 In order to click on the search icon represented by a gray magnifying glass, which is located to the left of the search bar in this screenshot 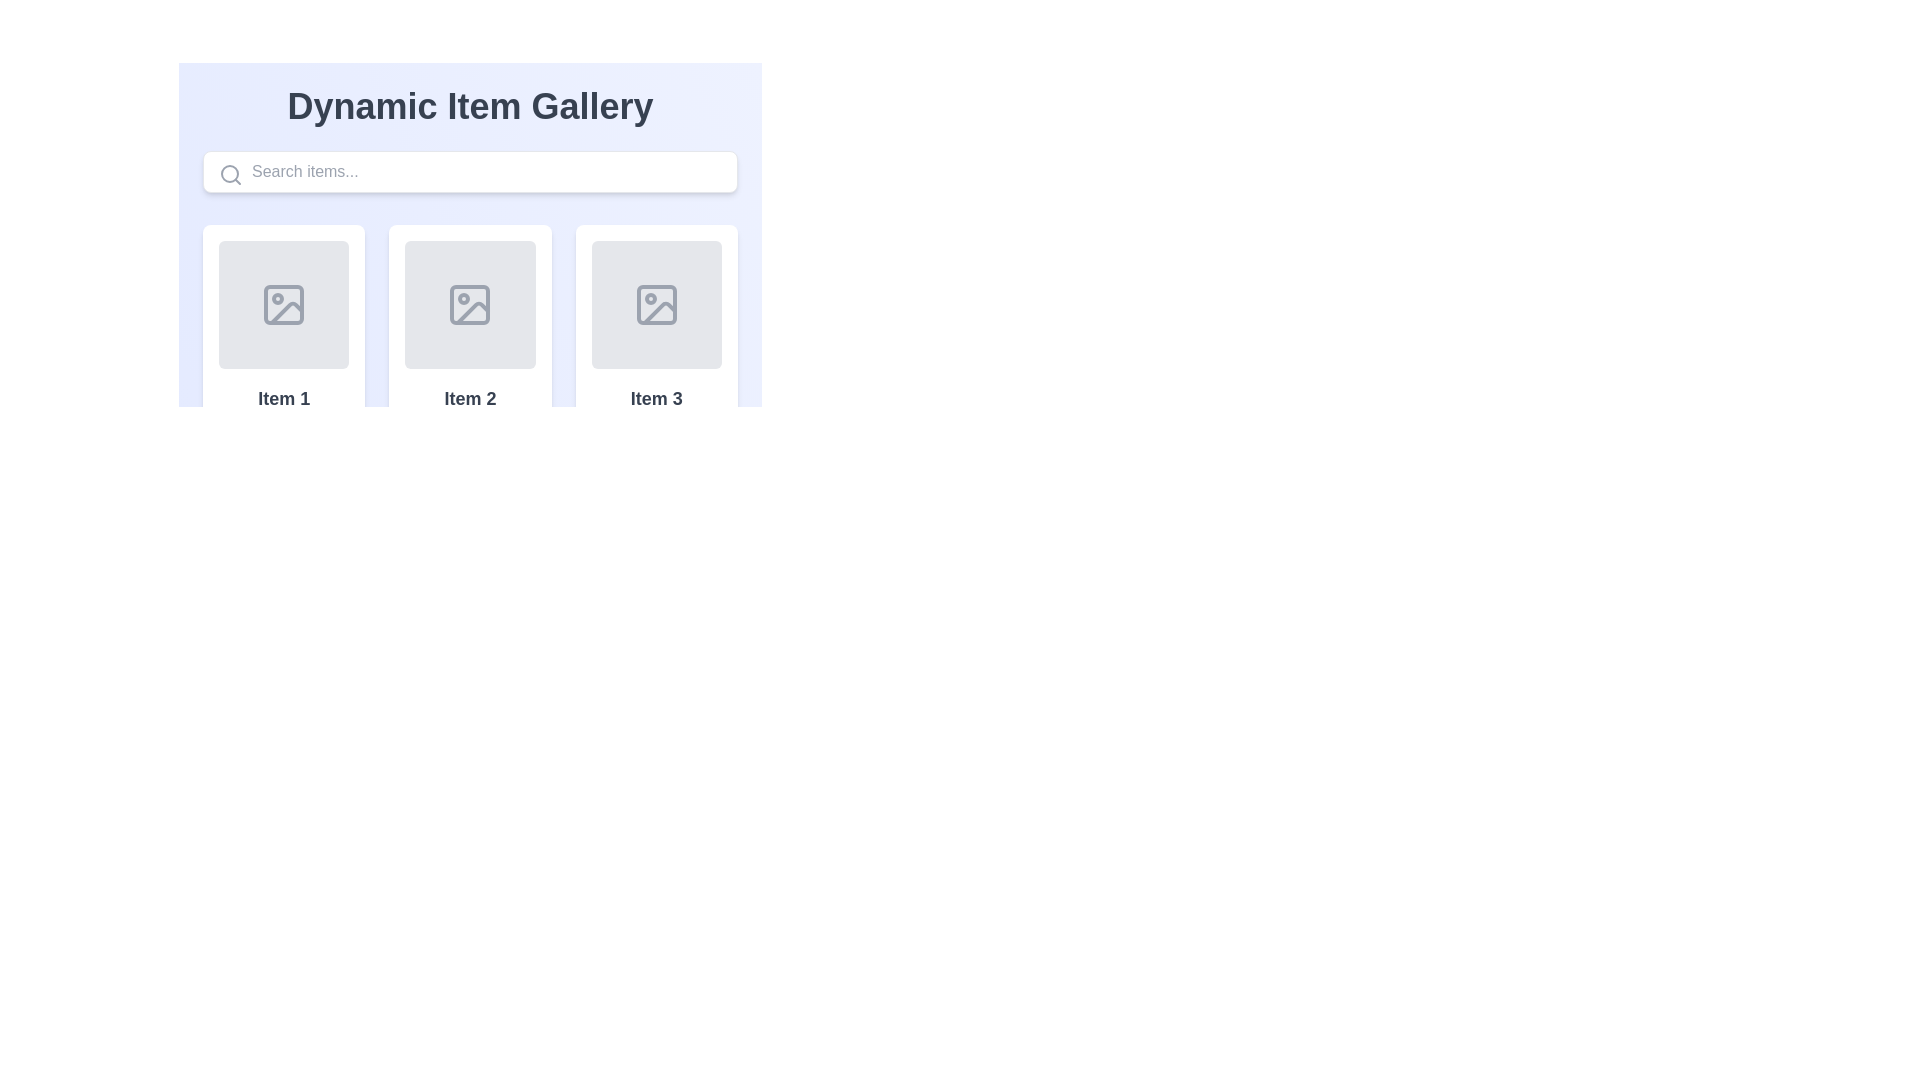, I will do `click(230, 173)`.